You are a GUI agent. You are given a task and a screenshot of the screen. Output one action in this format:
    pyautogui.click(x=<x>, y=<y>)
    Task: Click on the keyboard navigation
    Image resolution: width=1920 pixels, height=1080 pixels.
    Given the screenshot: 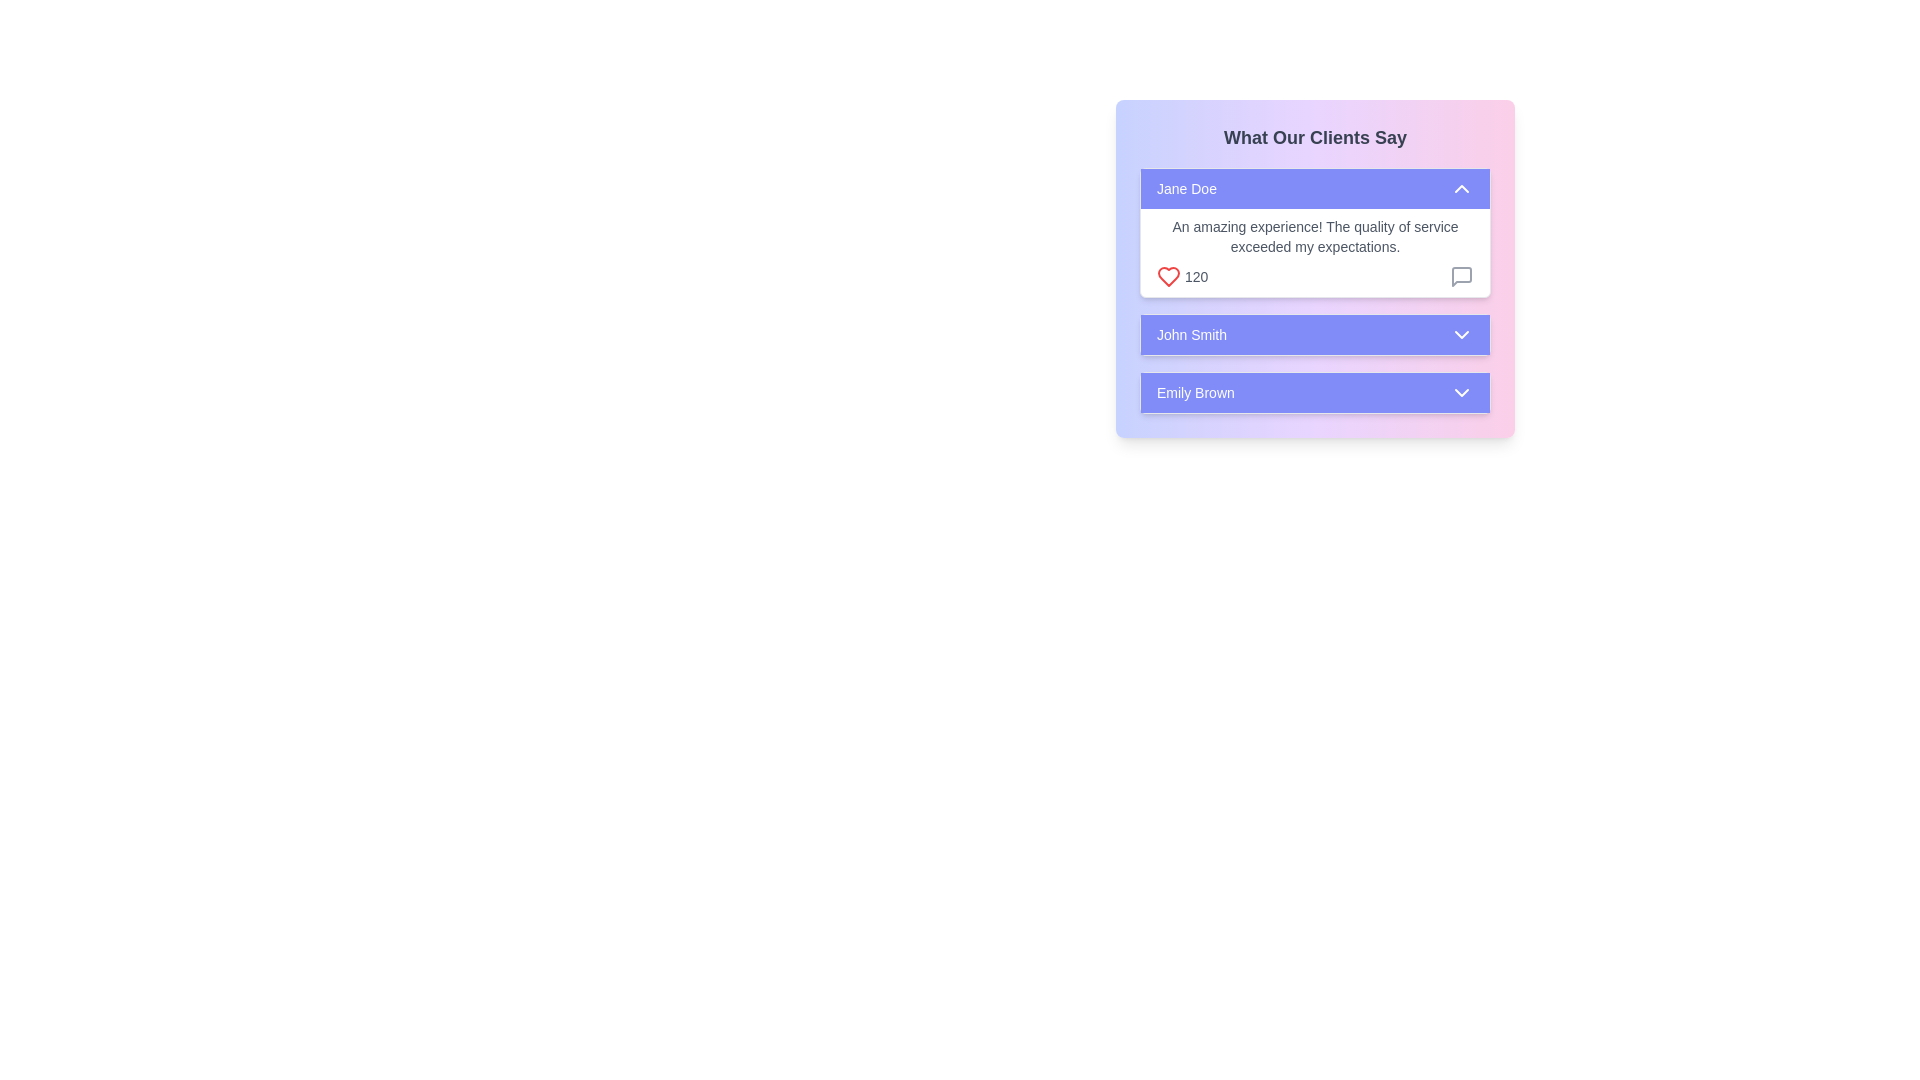 What is the action you would take?
    pyautogui.click(x=1315, y=393)
    